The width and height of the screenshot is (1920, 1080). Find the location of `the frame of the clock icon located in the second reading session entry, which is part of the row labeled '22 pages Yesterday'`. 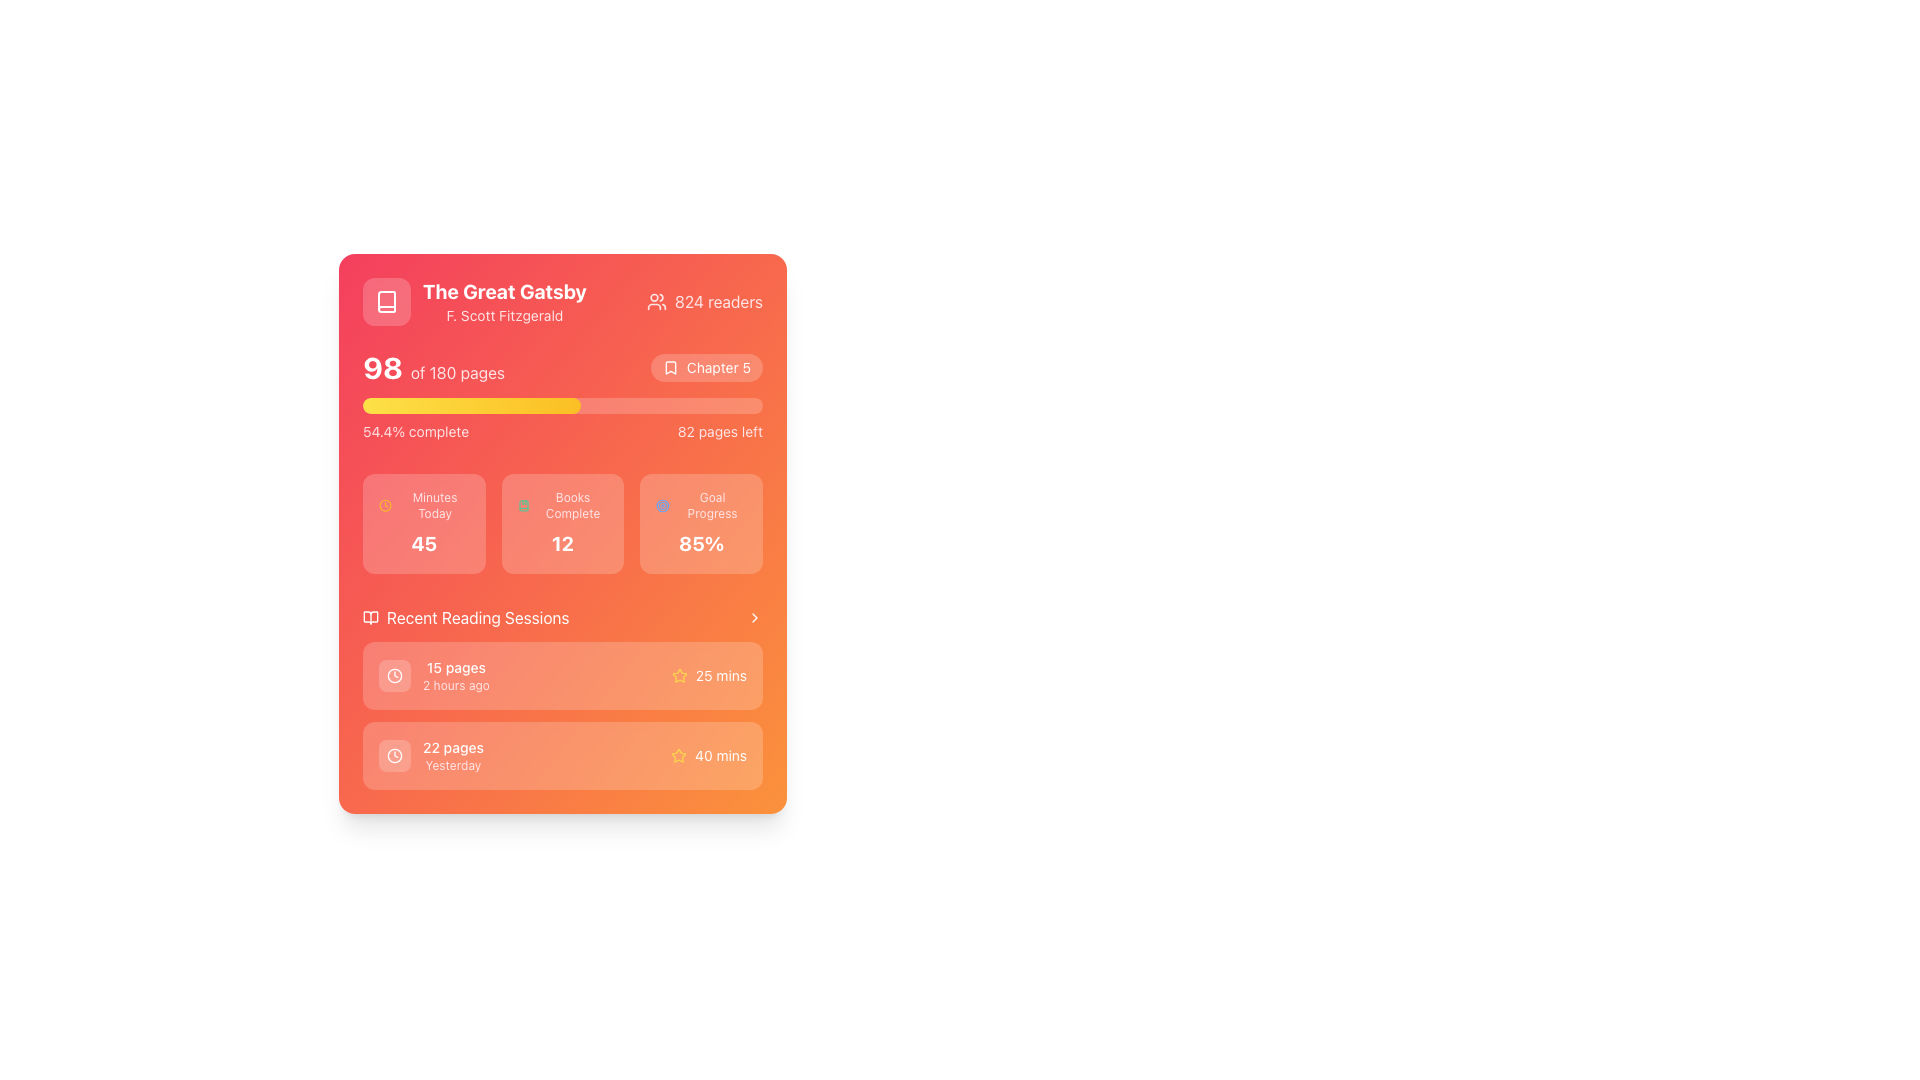

the frame of the clock icon located in the second reading session entry, which is part of the row labeled '22 pages Yesterday' is located at coordinates (394, 675).